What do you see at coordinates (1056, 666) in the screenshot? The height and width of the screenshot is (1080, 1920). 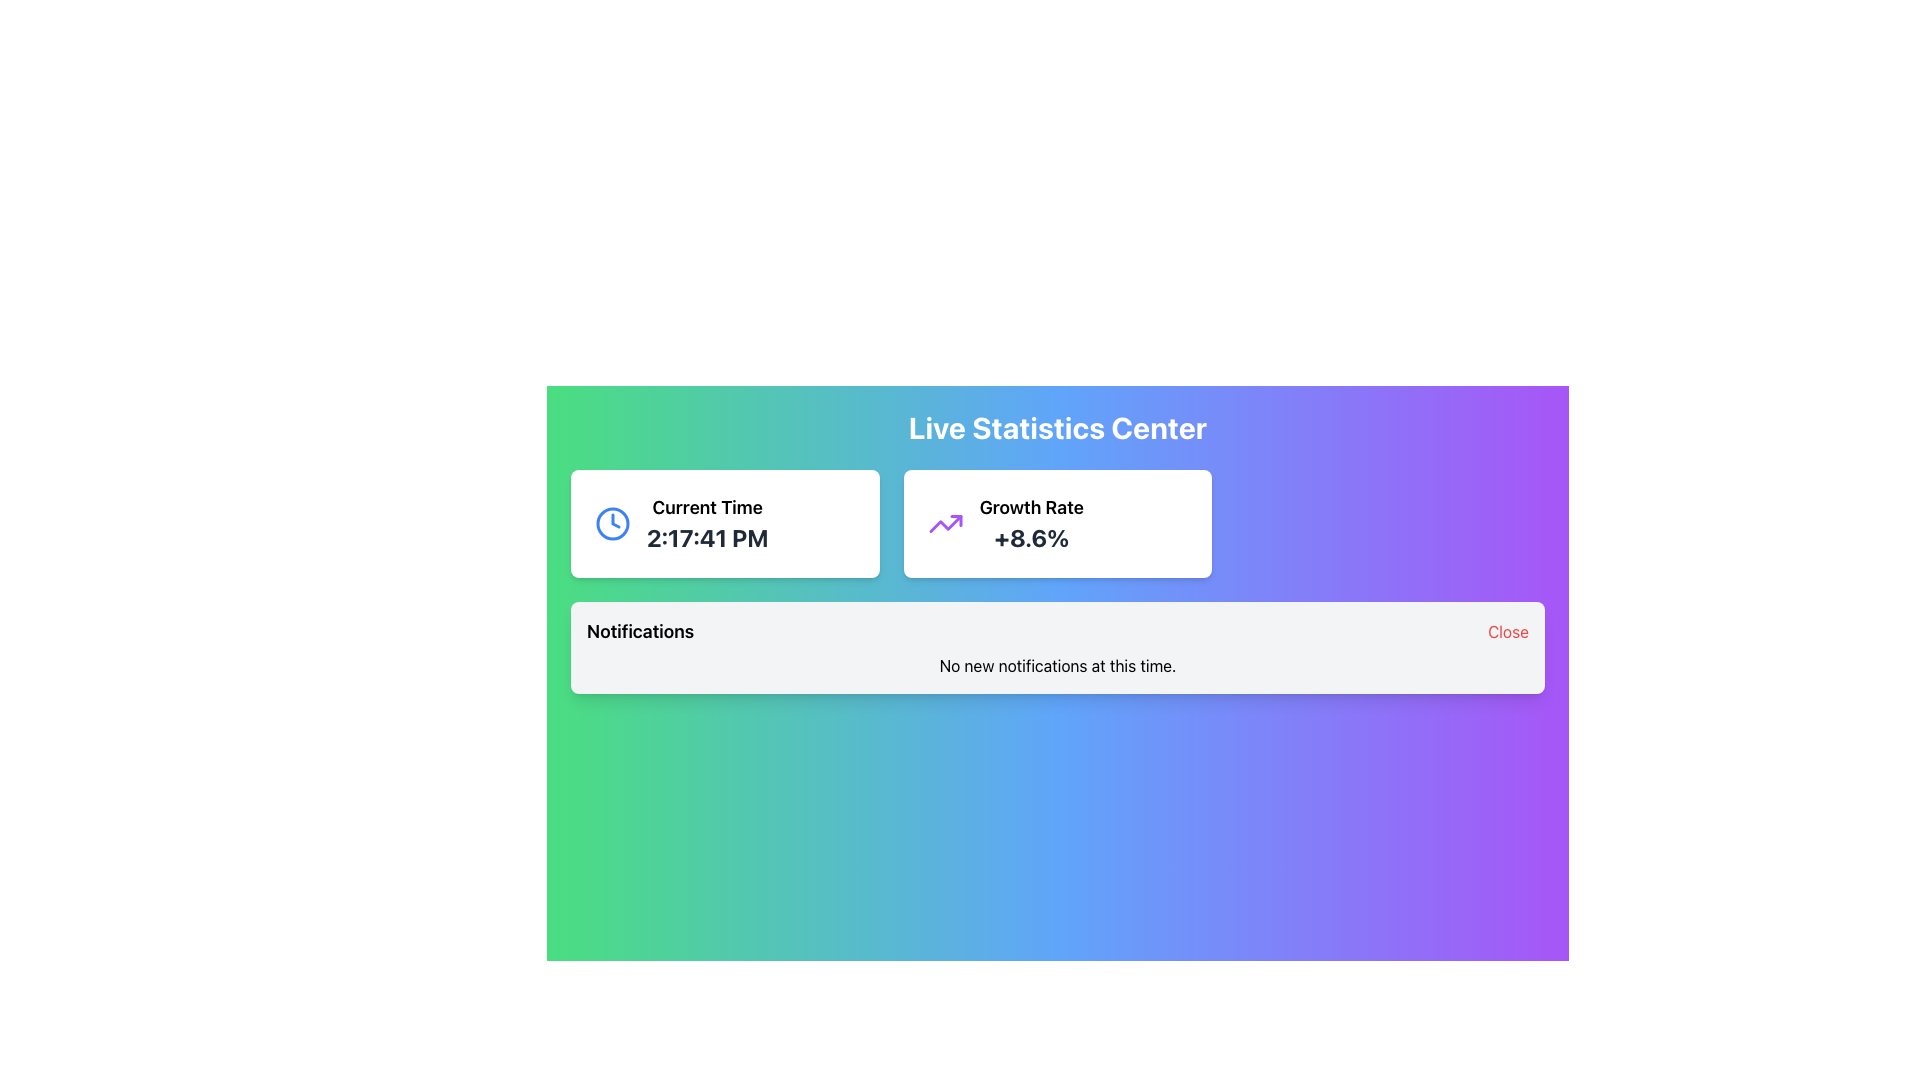 I see `the text label that reads 'No new notifications at this time.' which is located within the notification panel, below the 'Notifications' and 'Close' buttons` at bounding box center [1056, 666].